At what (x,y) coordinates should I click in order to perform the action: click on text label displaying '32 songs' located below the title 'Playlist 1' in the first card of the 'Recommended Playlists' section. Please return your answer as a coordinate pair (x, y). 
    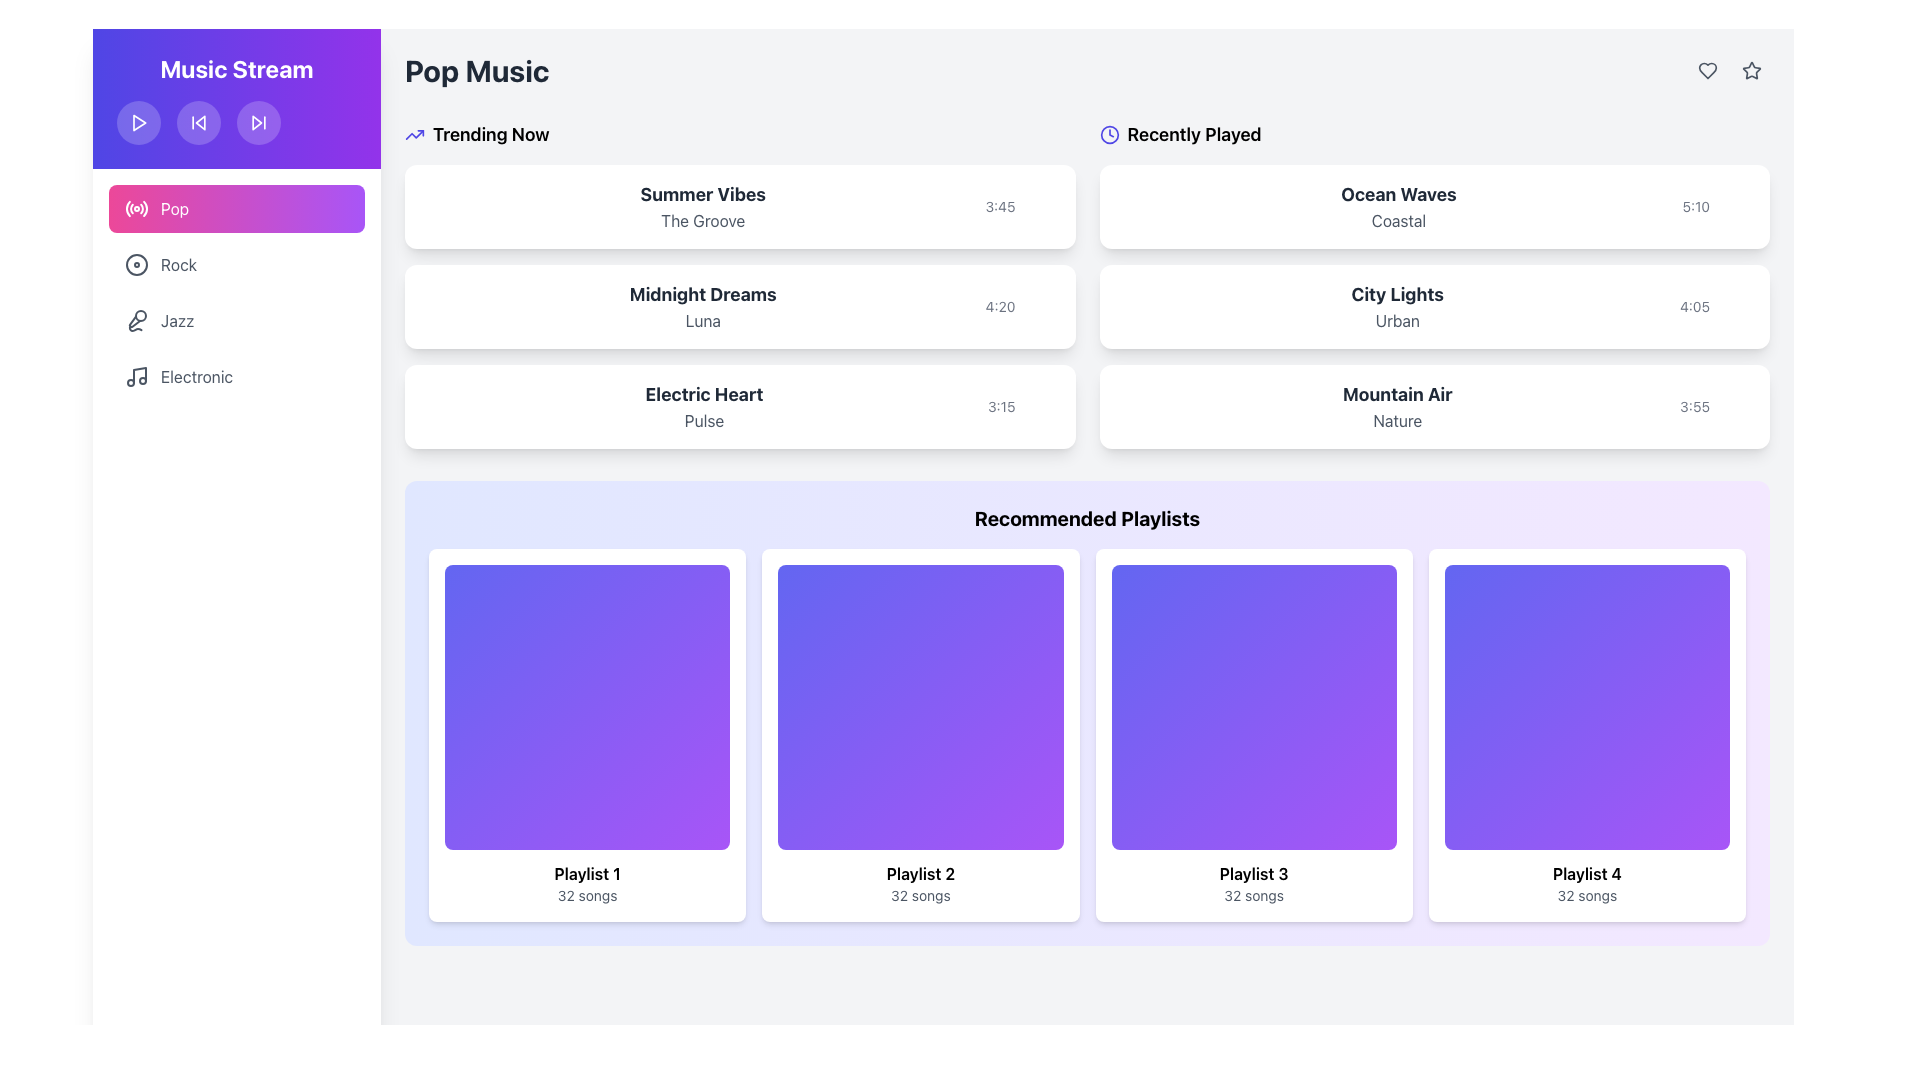
    Looking at the image, I should click on (586, 895).